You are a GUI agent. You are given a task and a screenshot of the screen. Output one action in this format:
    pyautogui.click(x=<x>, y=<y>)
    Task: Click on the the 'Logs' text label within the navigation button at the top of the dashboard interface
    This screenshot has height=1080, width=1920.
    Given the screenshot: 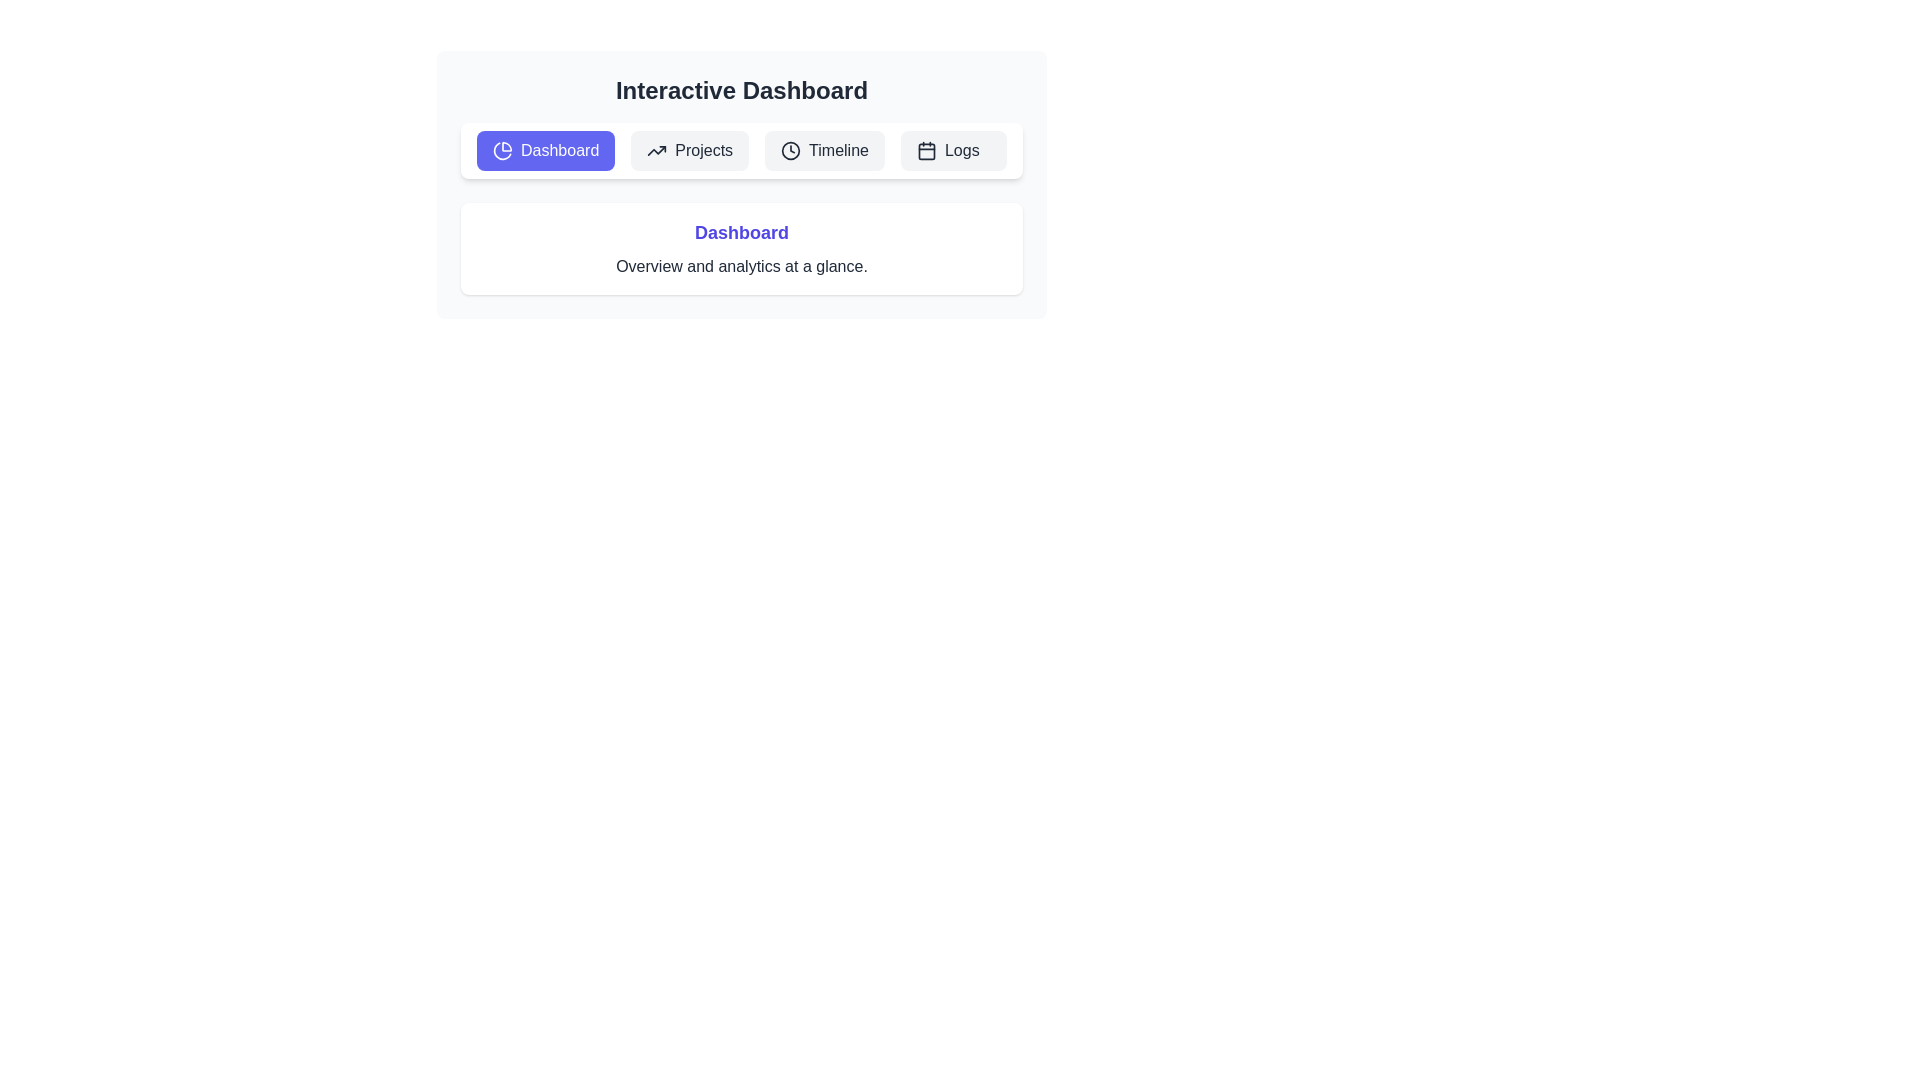 What is the action you would take?
    pyautogui.click(x=962, y=149)
    